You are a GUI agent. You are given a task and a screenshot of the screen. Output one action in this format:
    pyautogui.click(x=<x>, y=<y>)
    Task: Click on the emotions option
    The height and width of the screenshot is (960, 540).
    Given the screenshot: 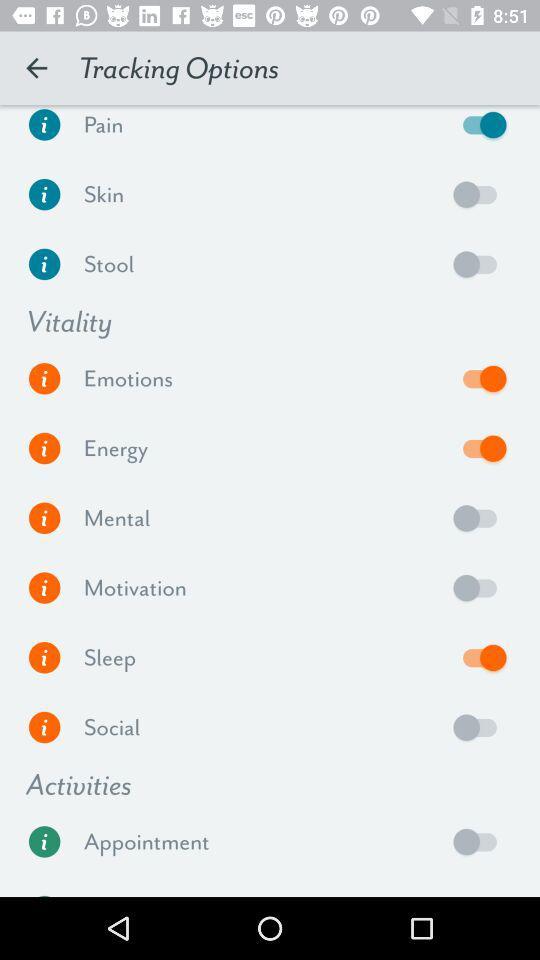 What is the action you would take?
    pyautogui.click(x=479, y=377)
    